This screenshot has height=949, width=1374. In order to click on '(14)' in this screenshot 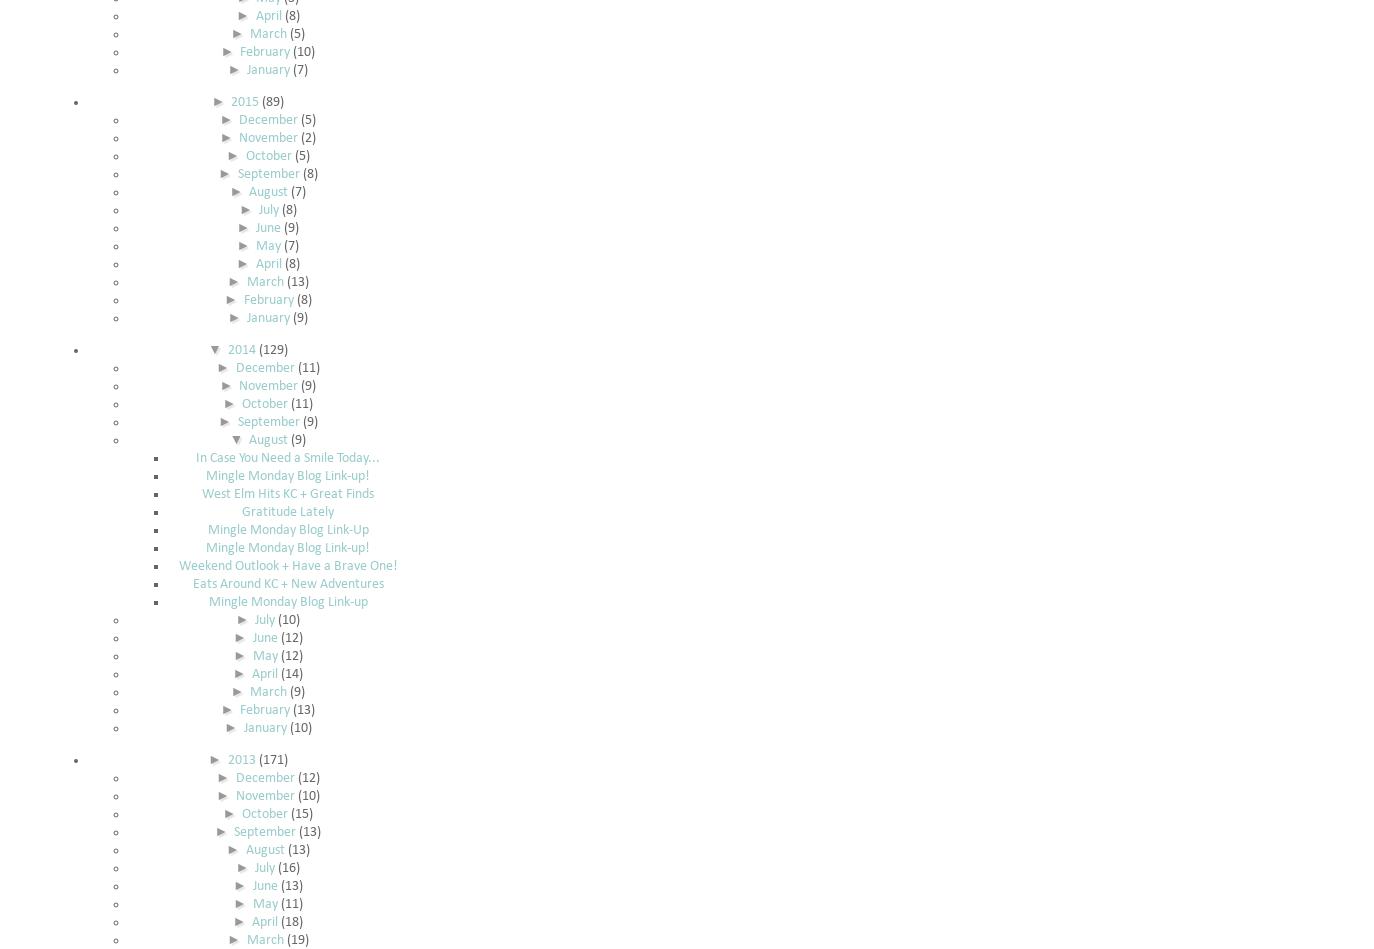, I will do `click(290, 674)`.